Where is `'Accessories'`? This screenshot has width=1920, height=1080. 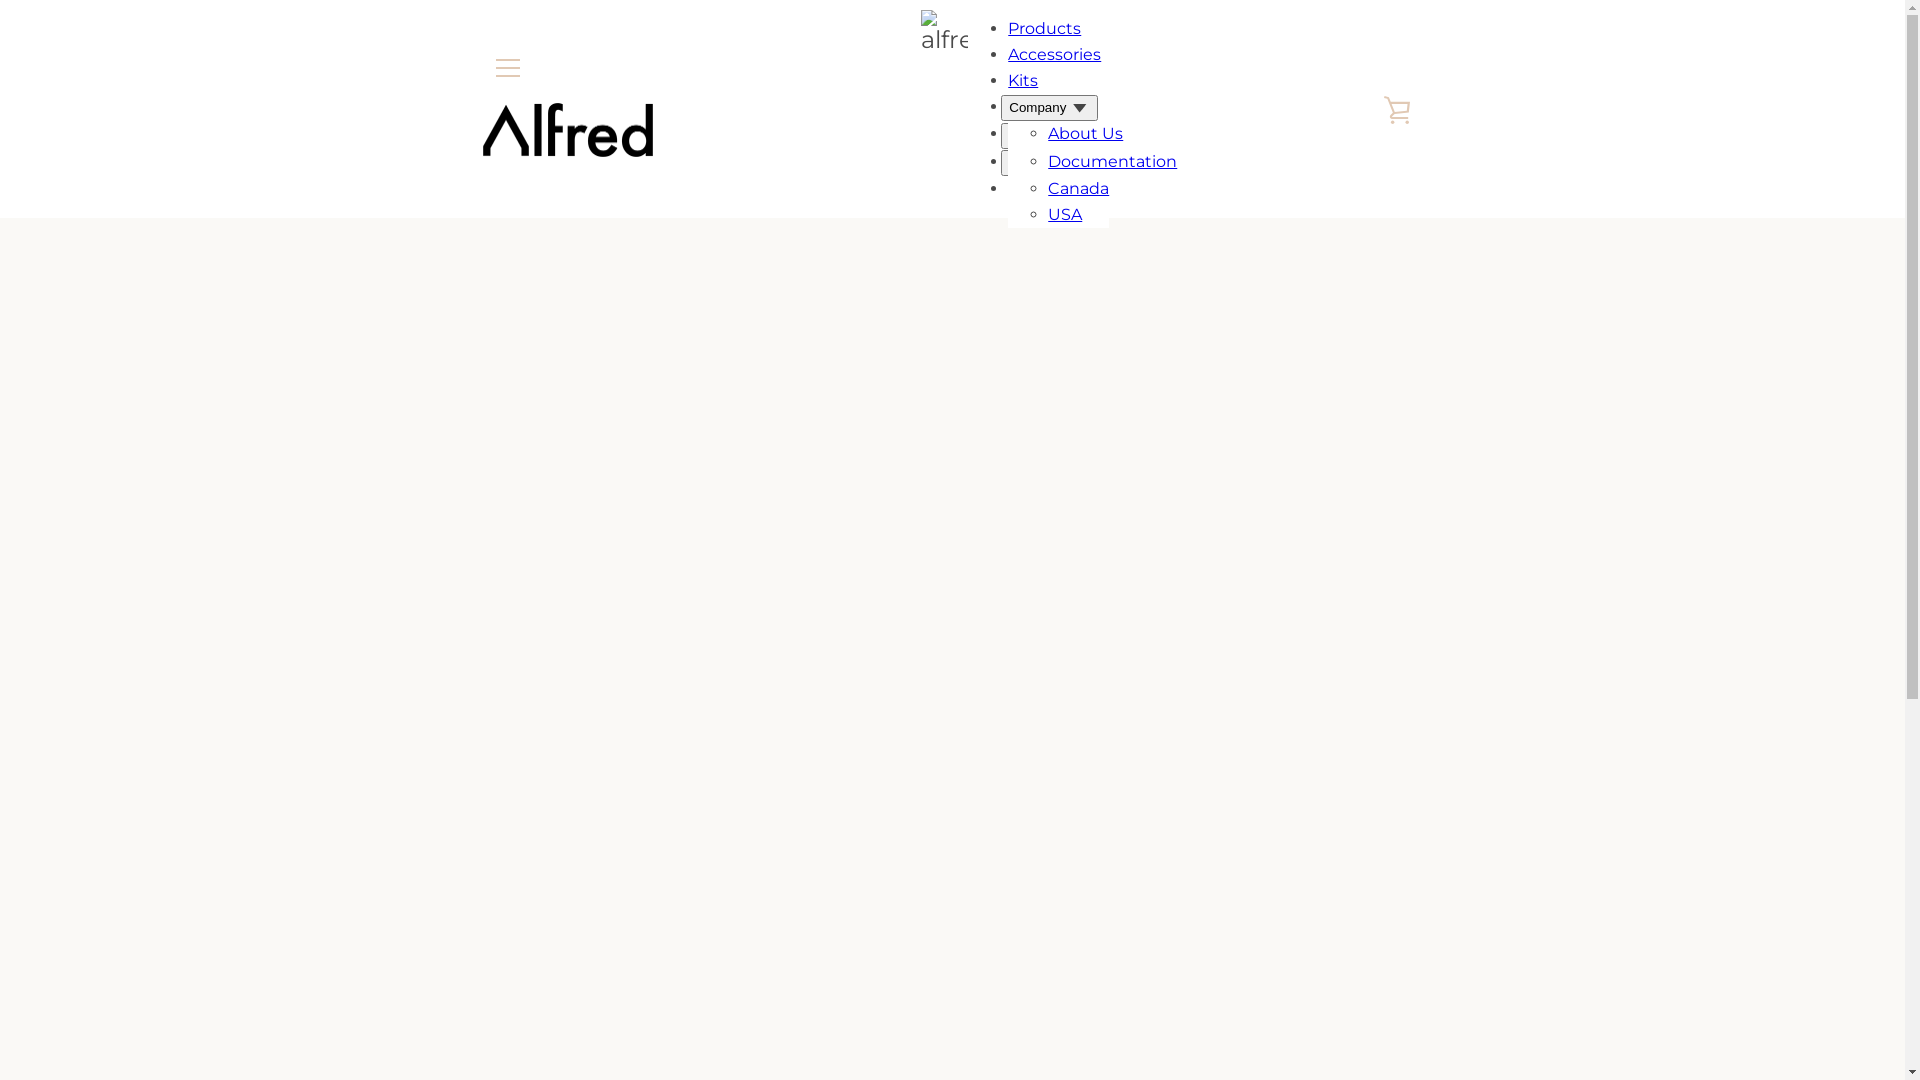
'Accessories' is located at coordinates (1053, 53).